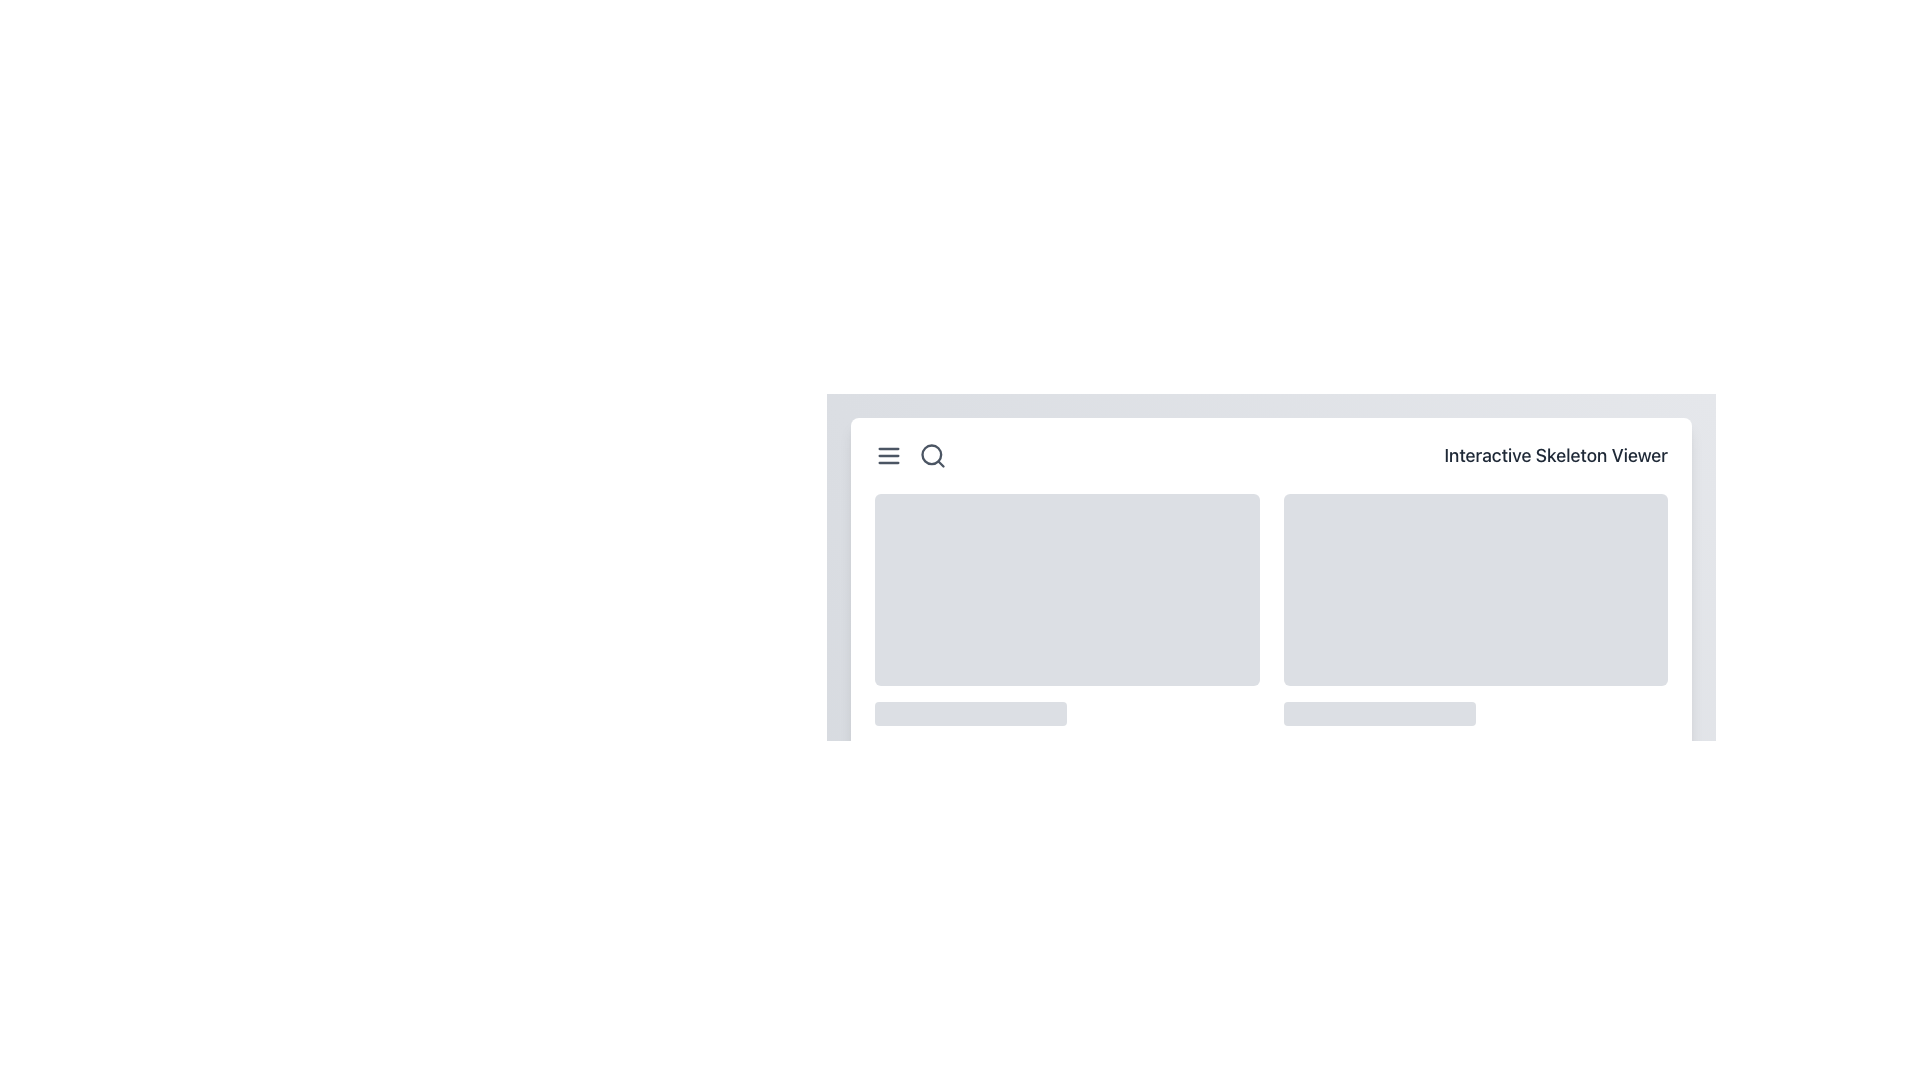  What do you see at coordinates (930, 454) in the screenshot?
I see `the inner circular lens of the magnifying glass icon, which serves as a visual indicator for search functionality, located next to the hamburger menu icon at the top-left edge of the application interface` at bounding box center [930, 454].